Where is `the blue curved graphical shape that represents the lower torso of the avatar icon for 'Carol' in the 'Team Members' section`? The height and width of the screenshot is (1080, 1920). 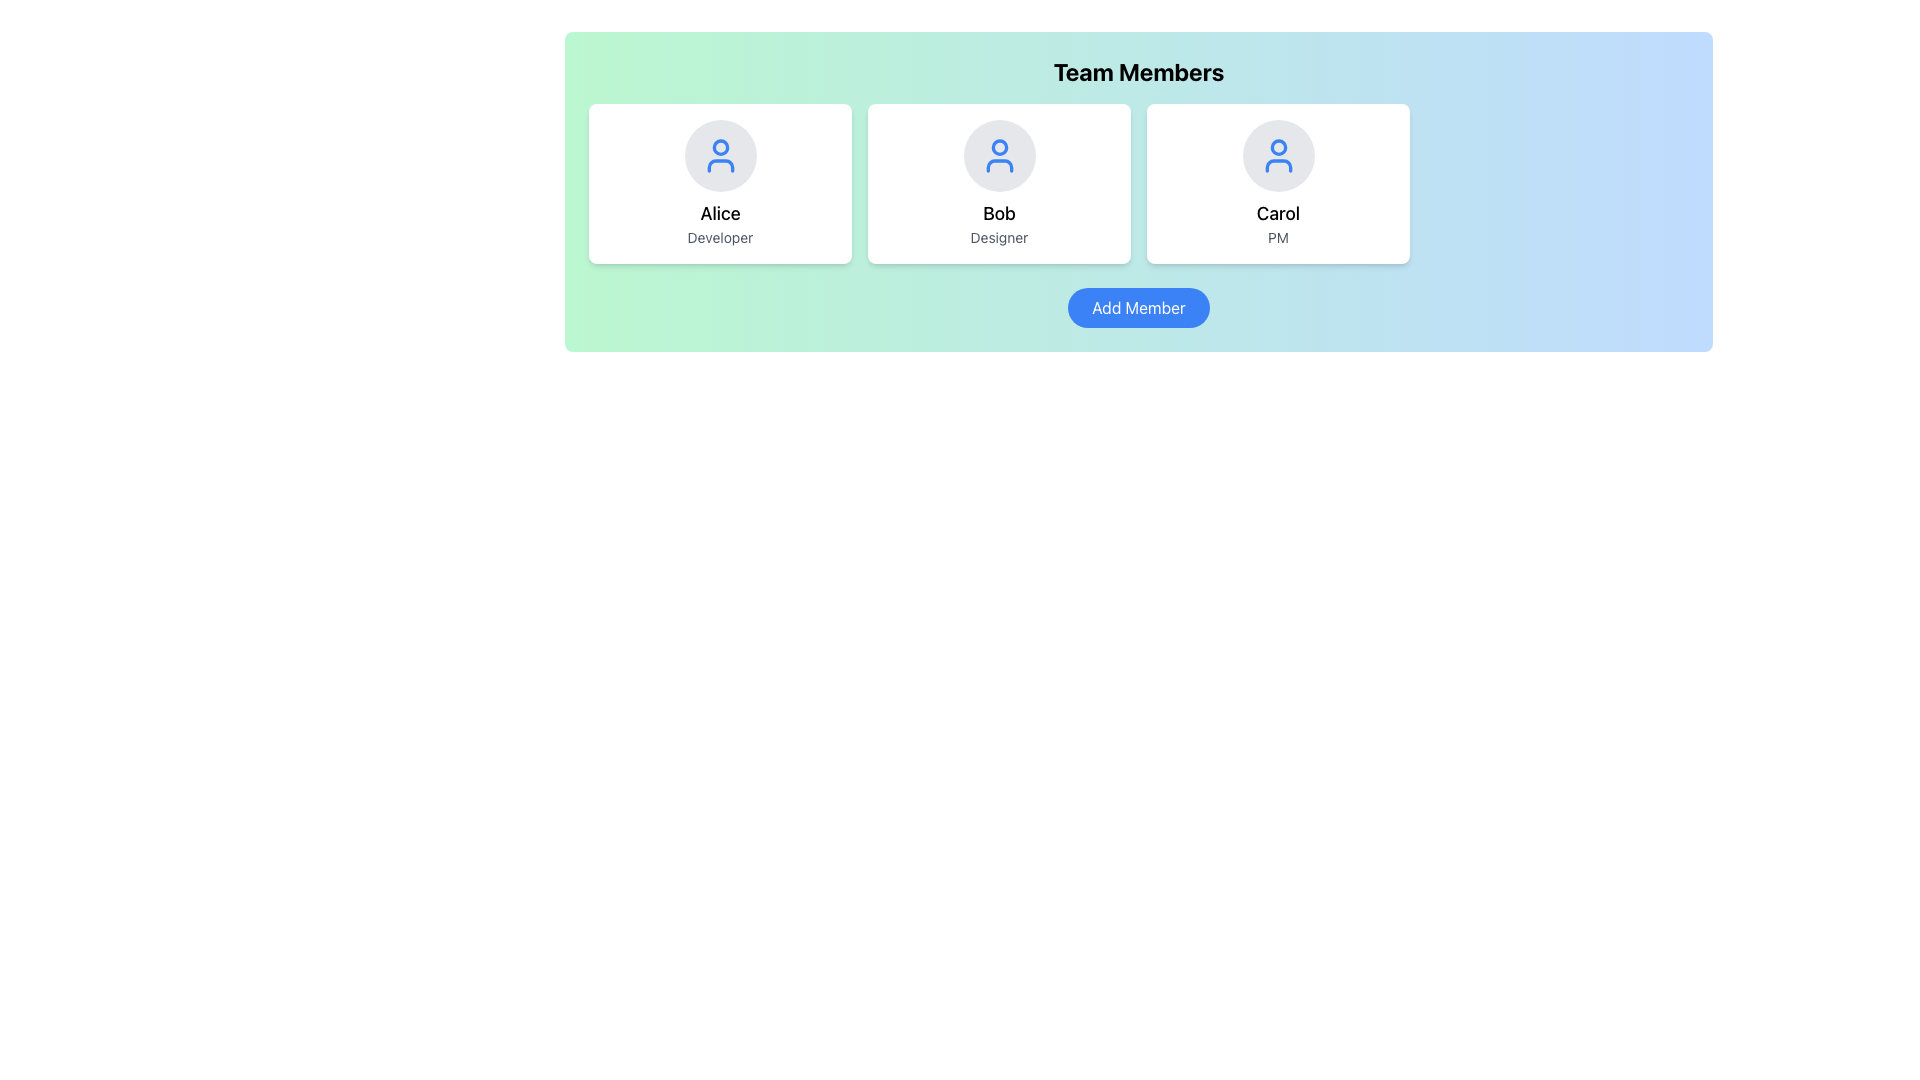 the blue curved graphical shape that represents the lower torso of the avatar icon for 'Carol' in the 'Team Members' section is located at coordinates (1277, 164).